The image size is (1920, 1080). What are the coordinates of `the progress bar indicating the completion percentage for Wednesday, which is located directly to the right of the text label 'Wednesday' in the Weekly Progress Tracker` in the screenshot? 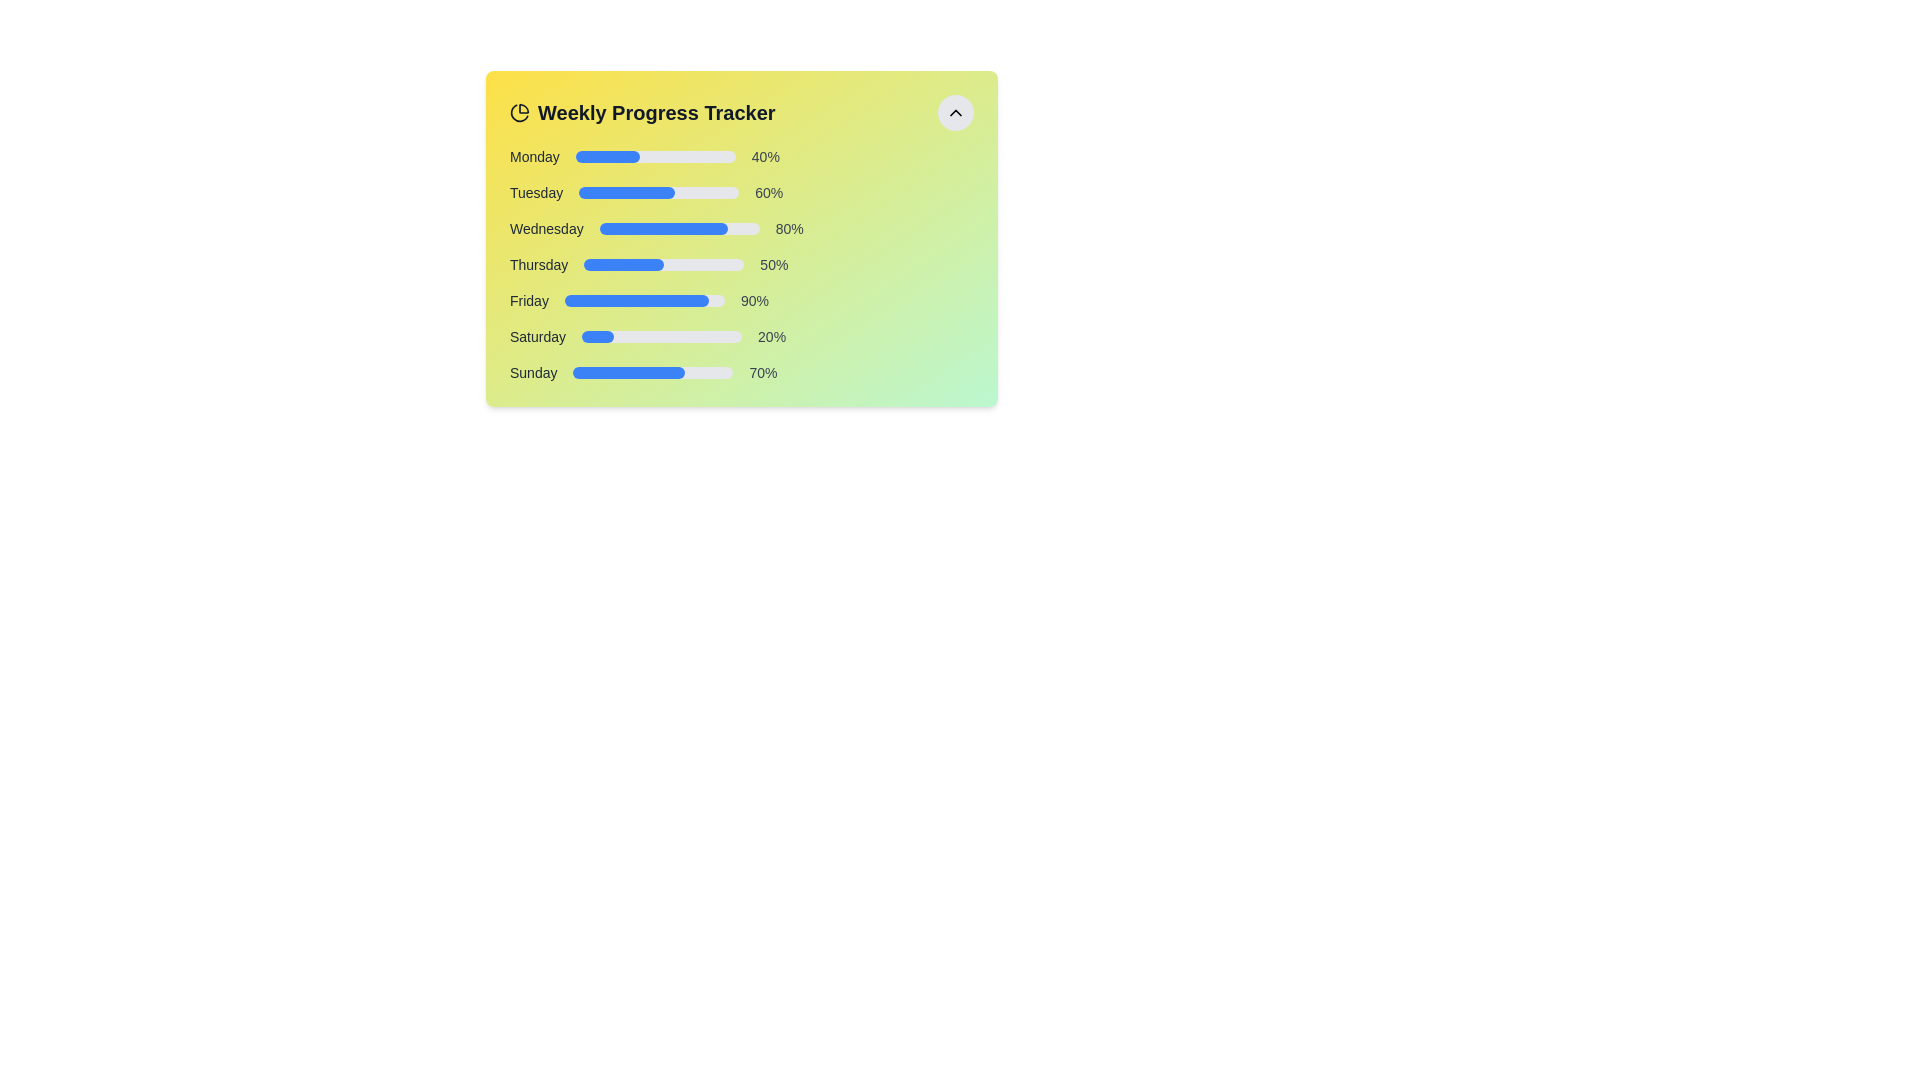 It's located at (679, 227).